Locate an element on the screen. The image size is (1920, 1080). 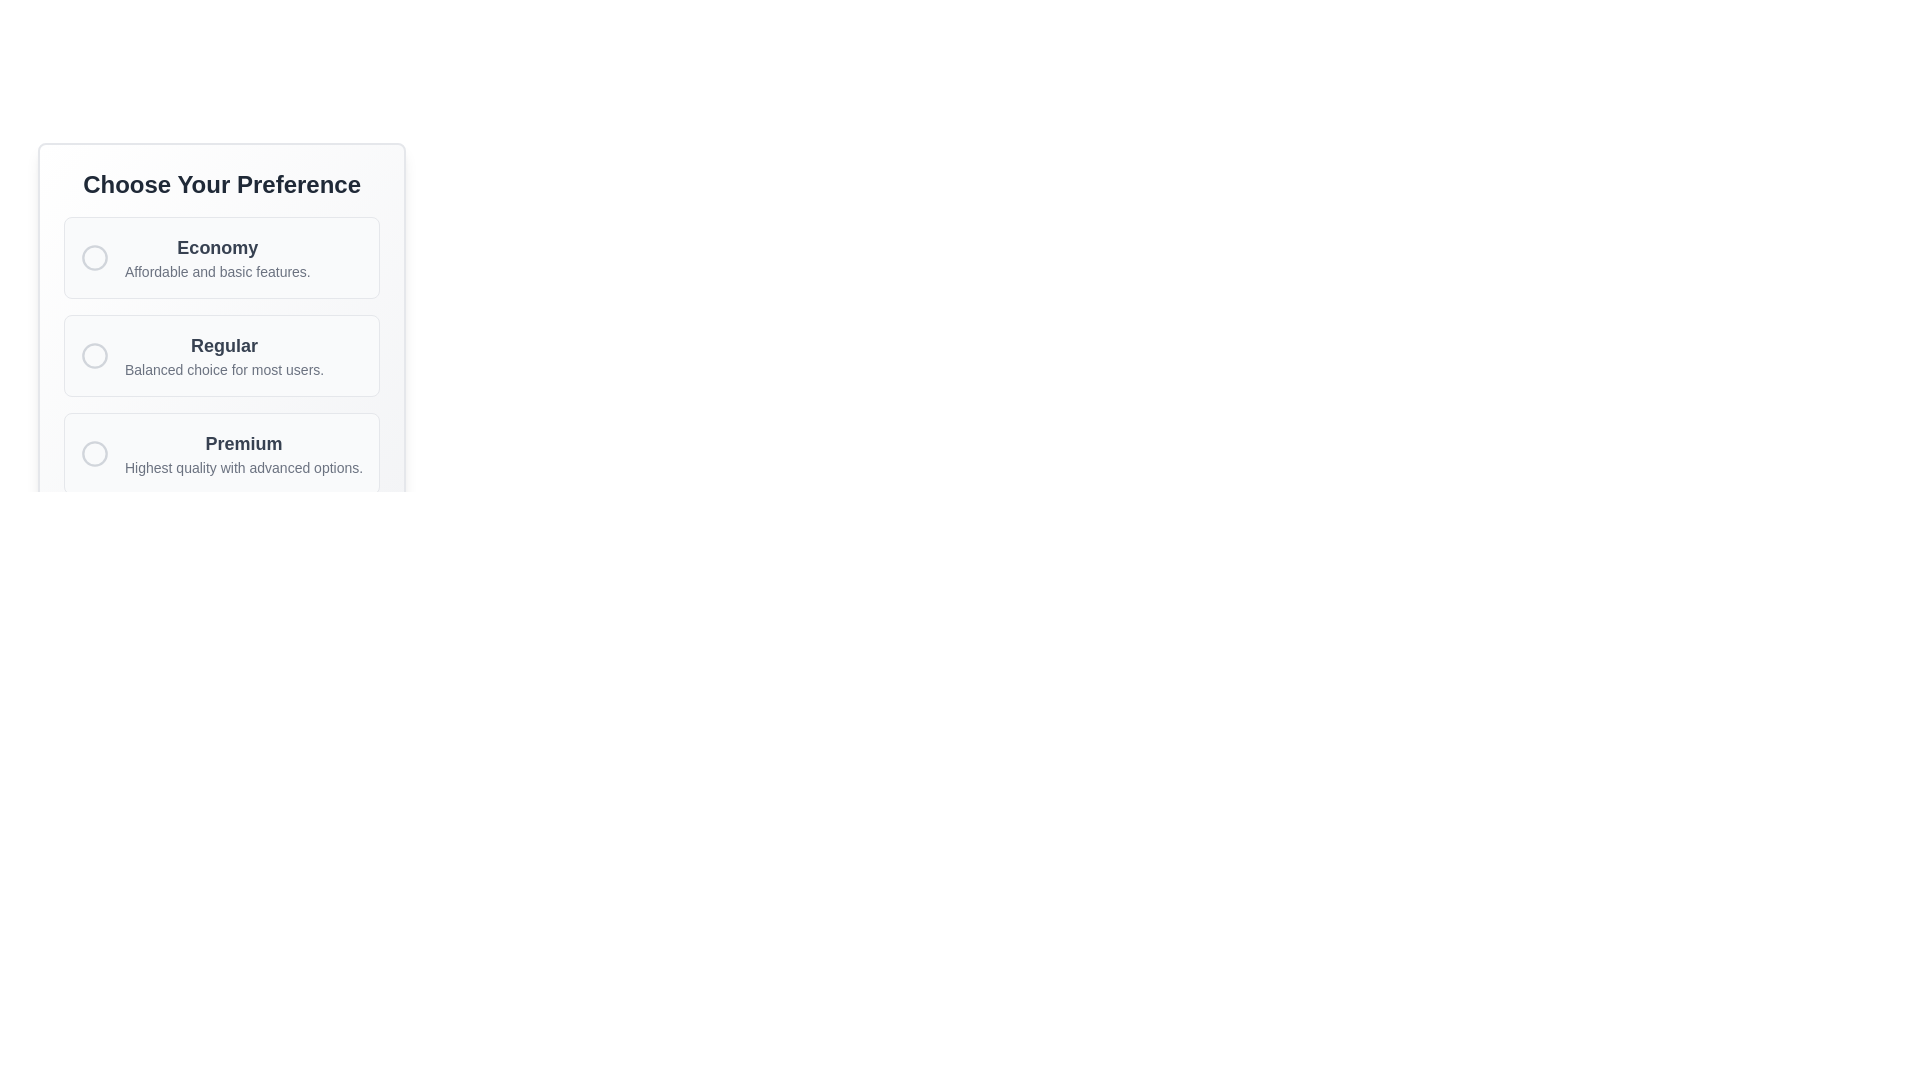
the 'Regular' text label, which is the second choice option in the list under 'Choose Your Preference', featuring a bold 'Regular' and a smaller gray description 'Balanced choice for most users' is located at coordinates (224, 354).